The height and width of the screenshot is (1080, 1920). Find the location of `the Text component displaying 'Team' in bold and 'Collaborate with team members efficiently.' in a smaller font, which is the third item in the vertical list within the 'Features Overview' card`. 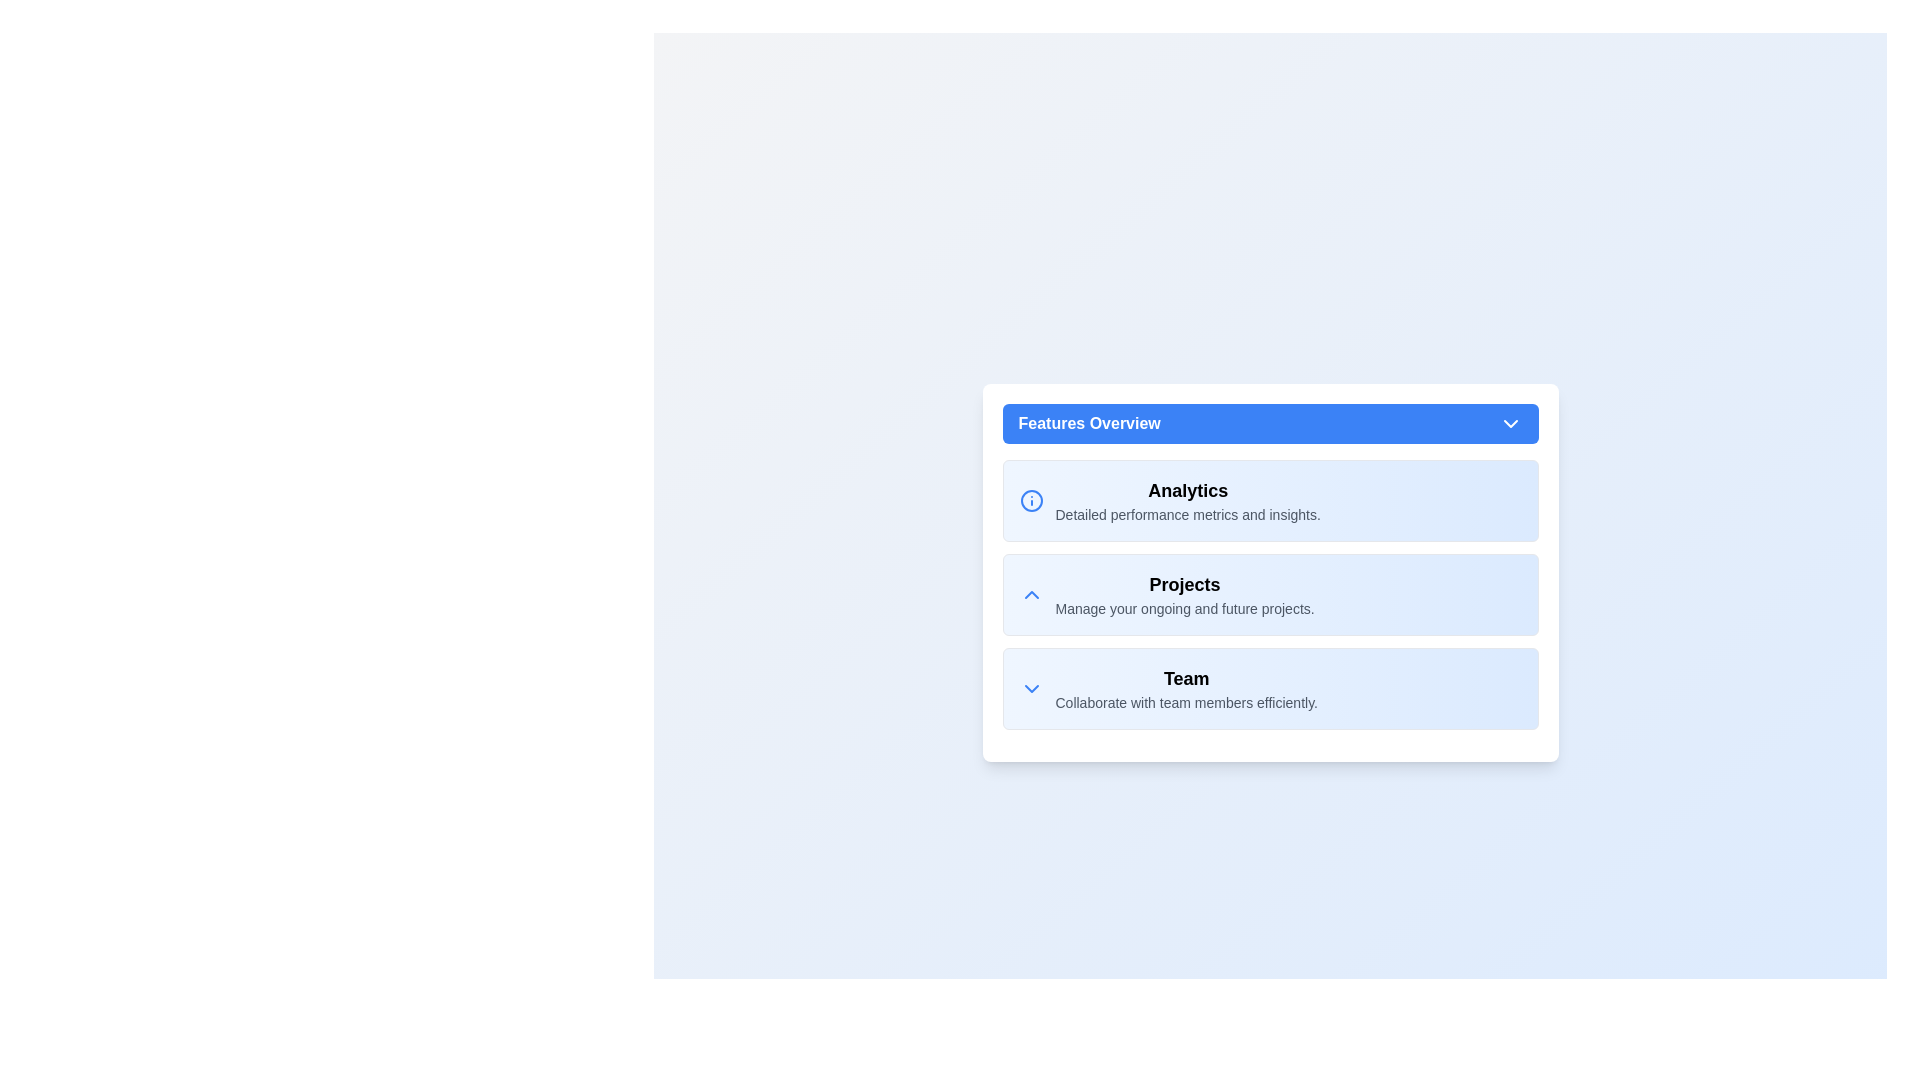

the Text component displaying 'Team' in bold and 'Collaborate with team members efficiently.' in a smaller font, which is the third item in the vertical list within the 'Features Overview' card is located at coordinates (1186, 688).